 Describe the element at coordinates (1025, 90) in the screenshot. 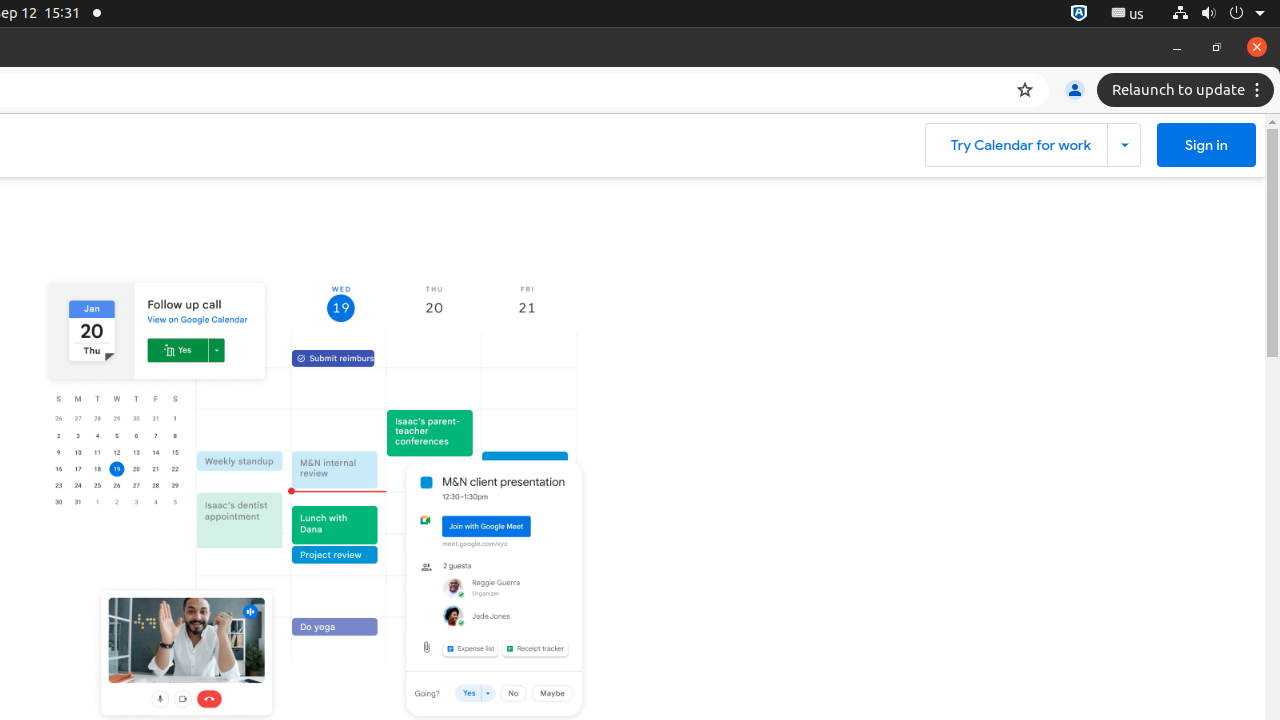

I see `'Bookmark this tab'` at that location.